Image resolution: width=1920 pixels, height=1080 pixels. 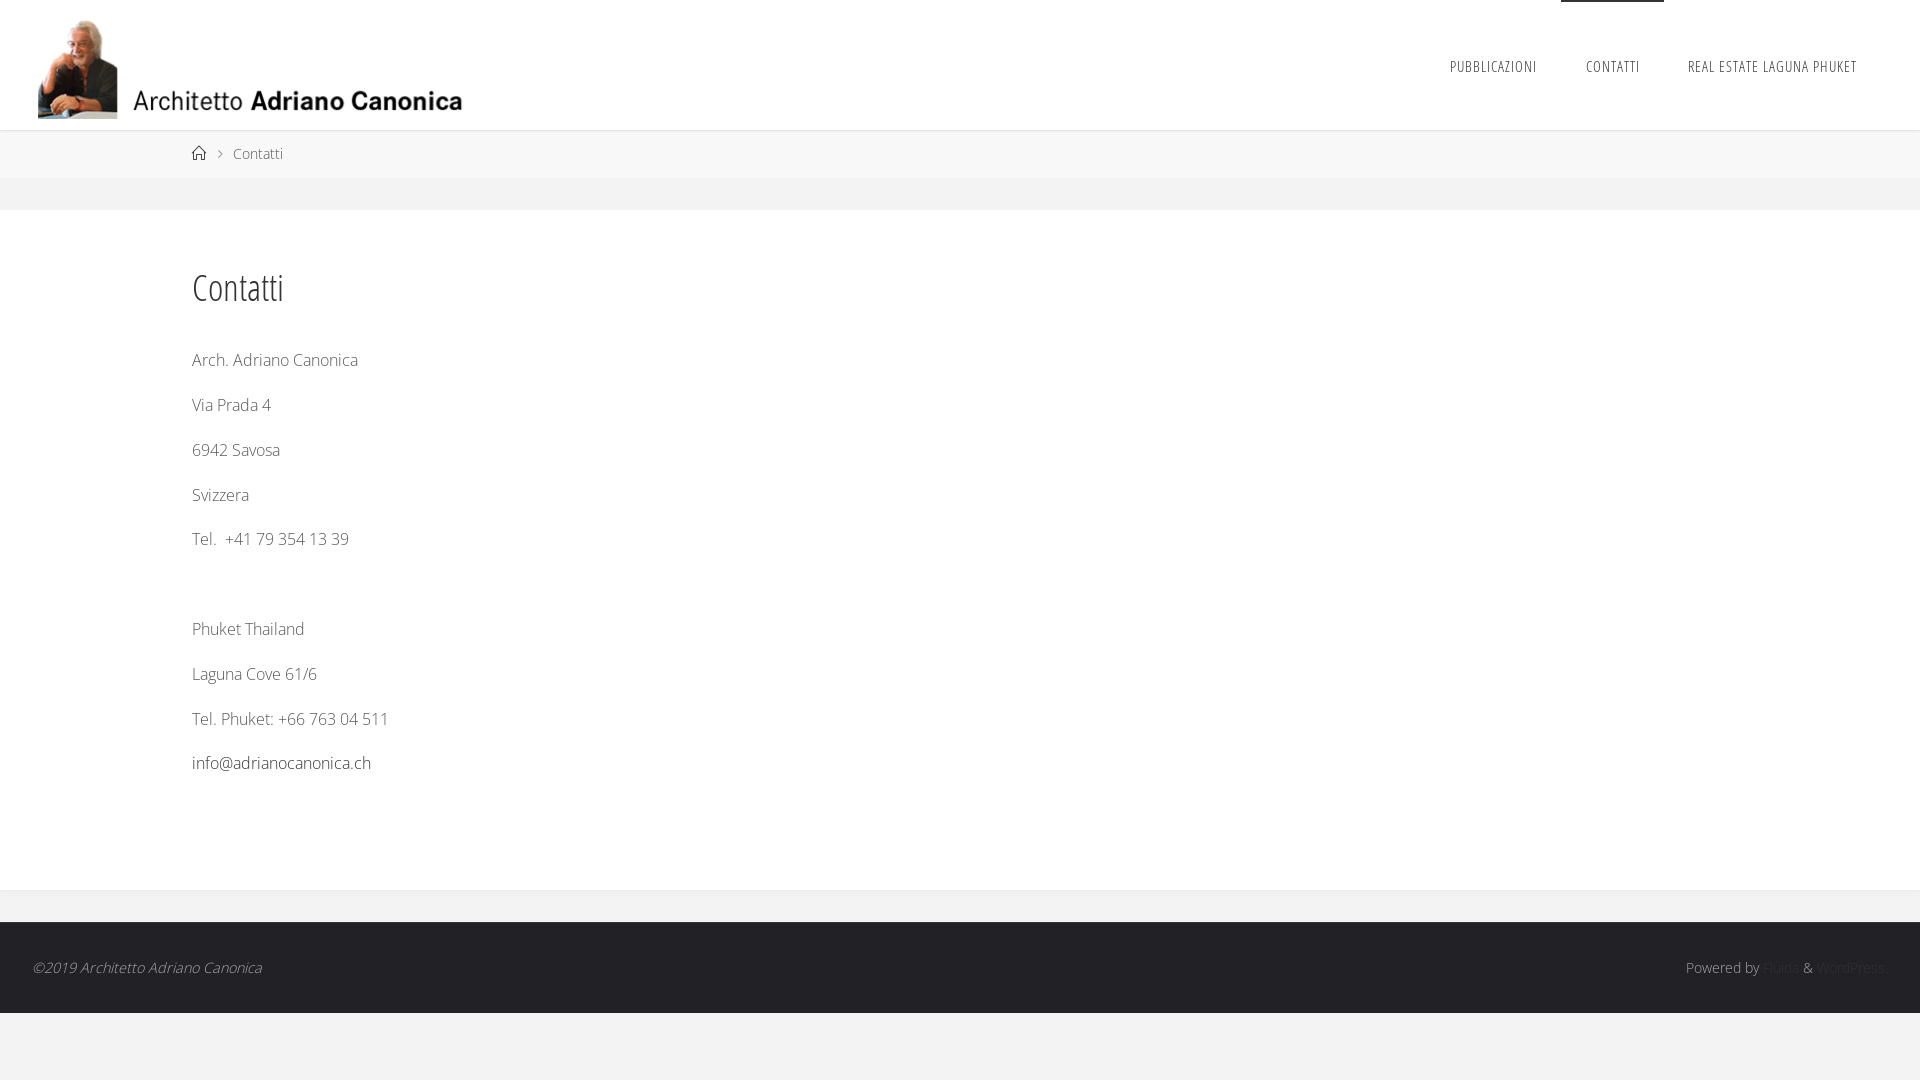 I want to click on 'REAL ESTATE LAGUNA PHUKET', so click(x=1772, y=64).